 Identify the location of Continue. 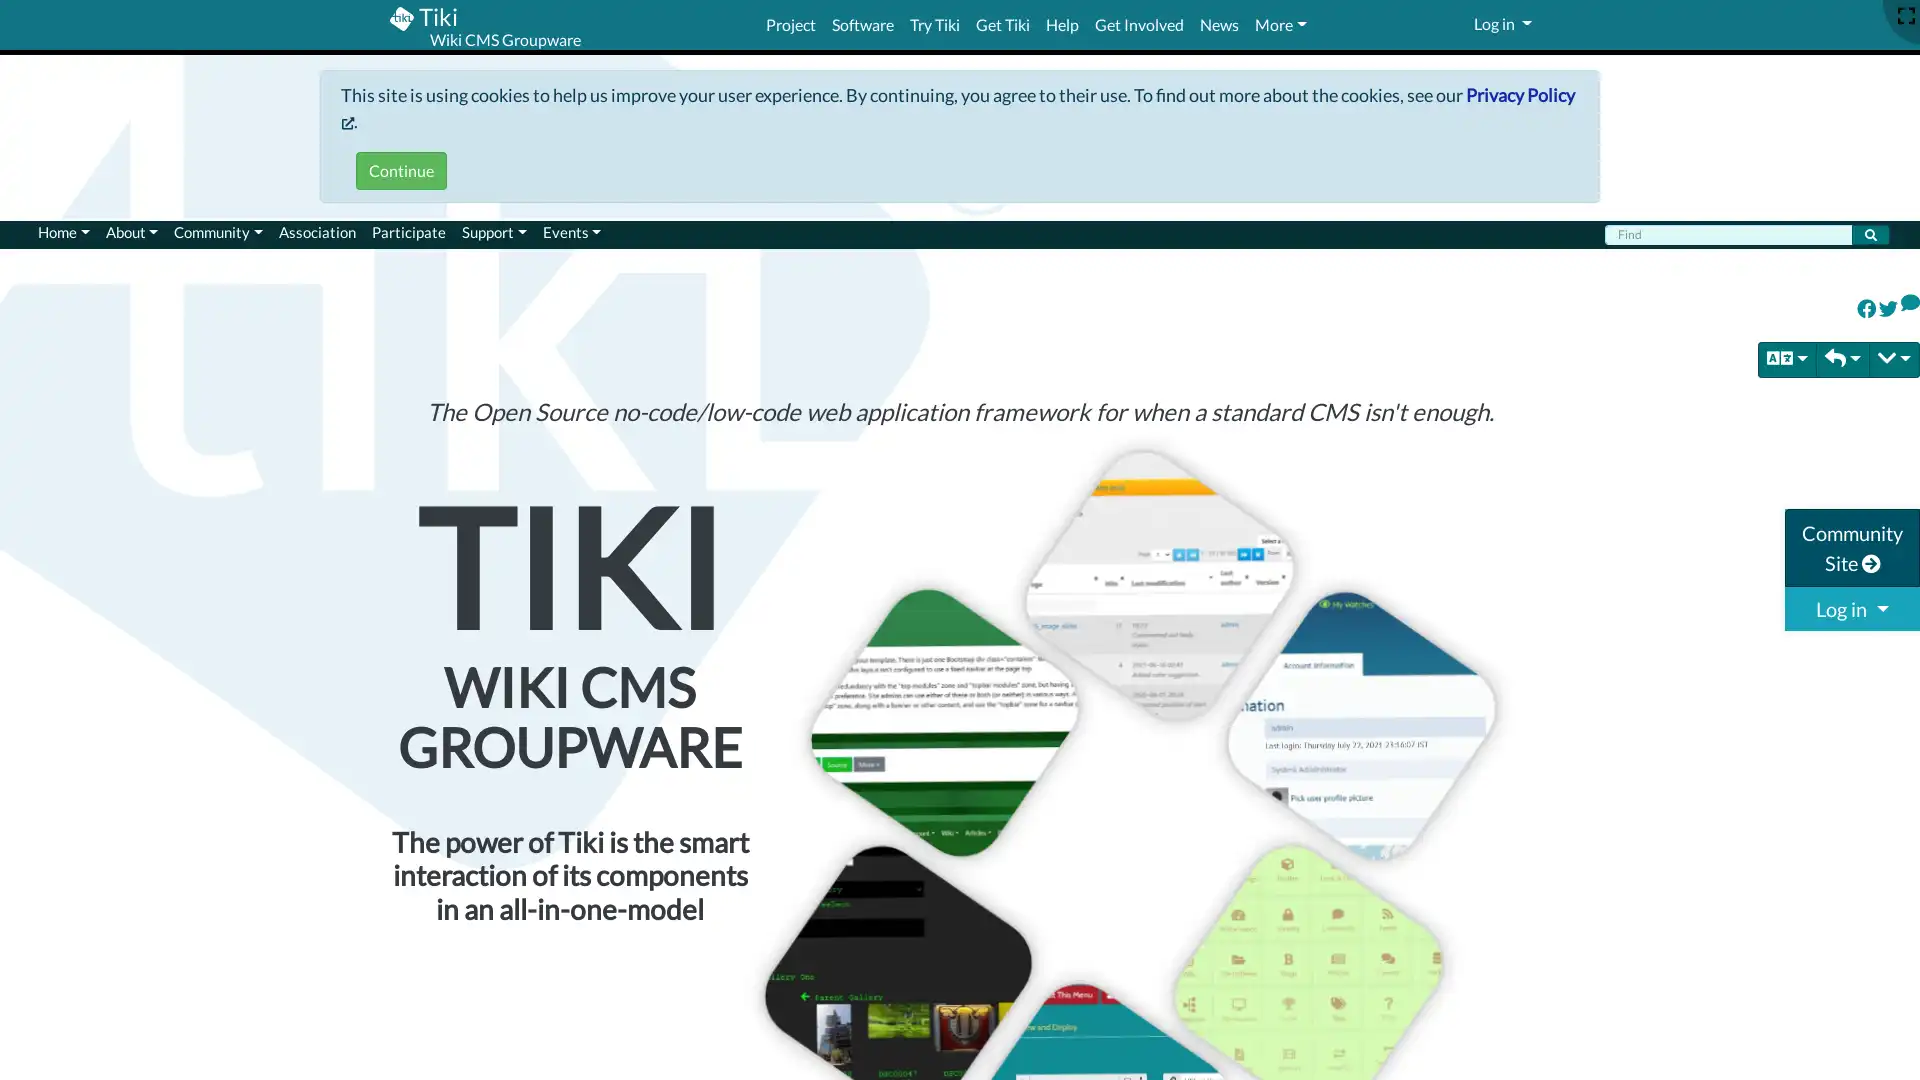
(400, 168).